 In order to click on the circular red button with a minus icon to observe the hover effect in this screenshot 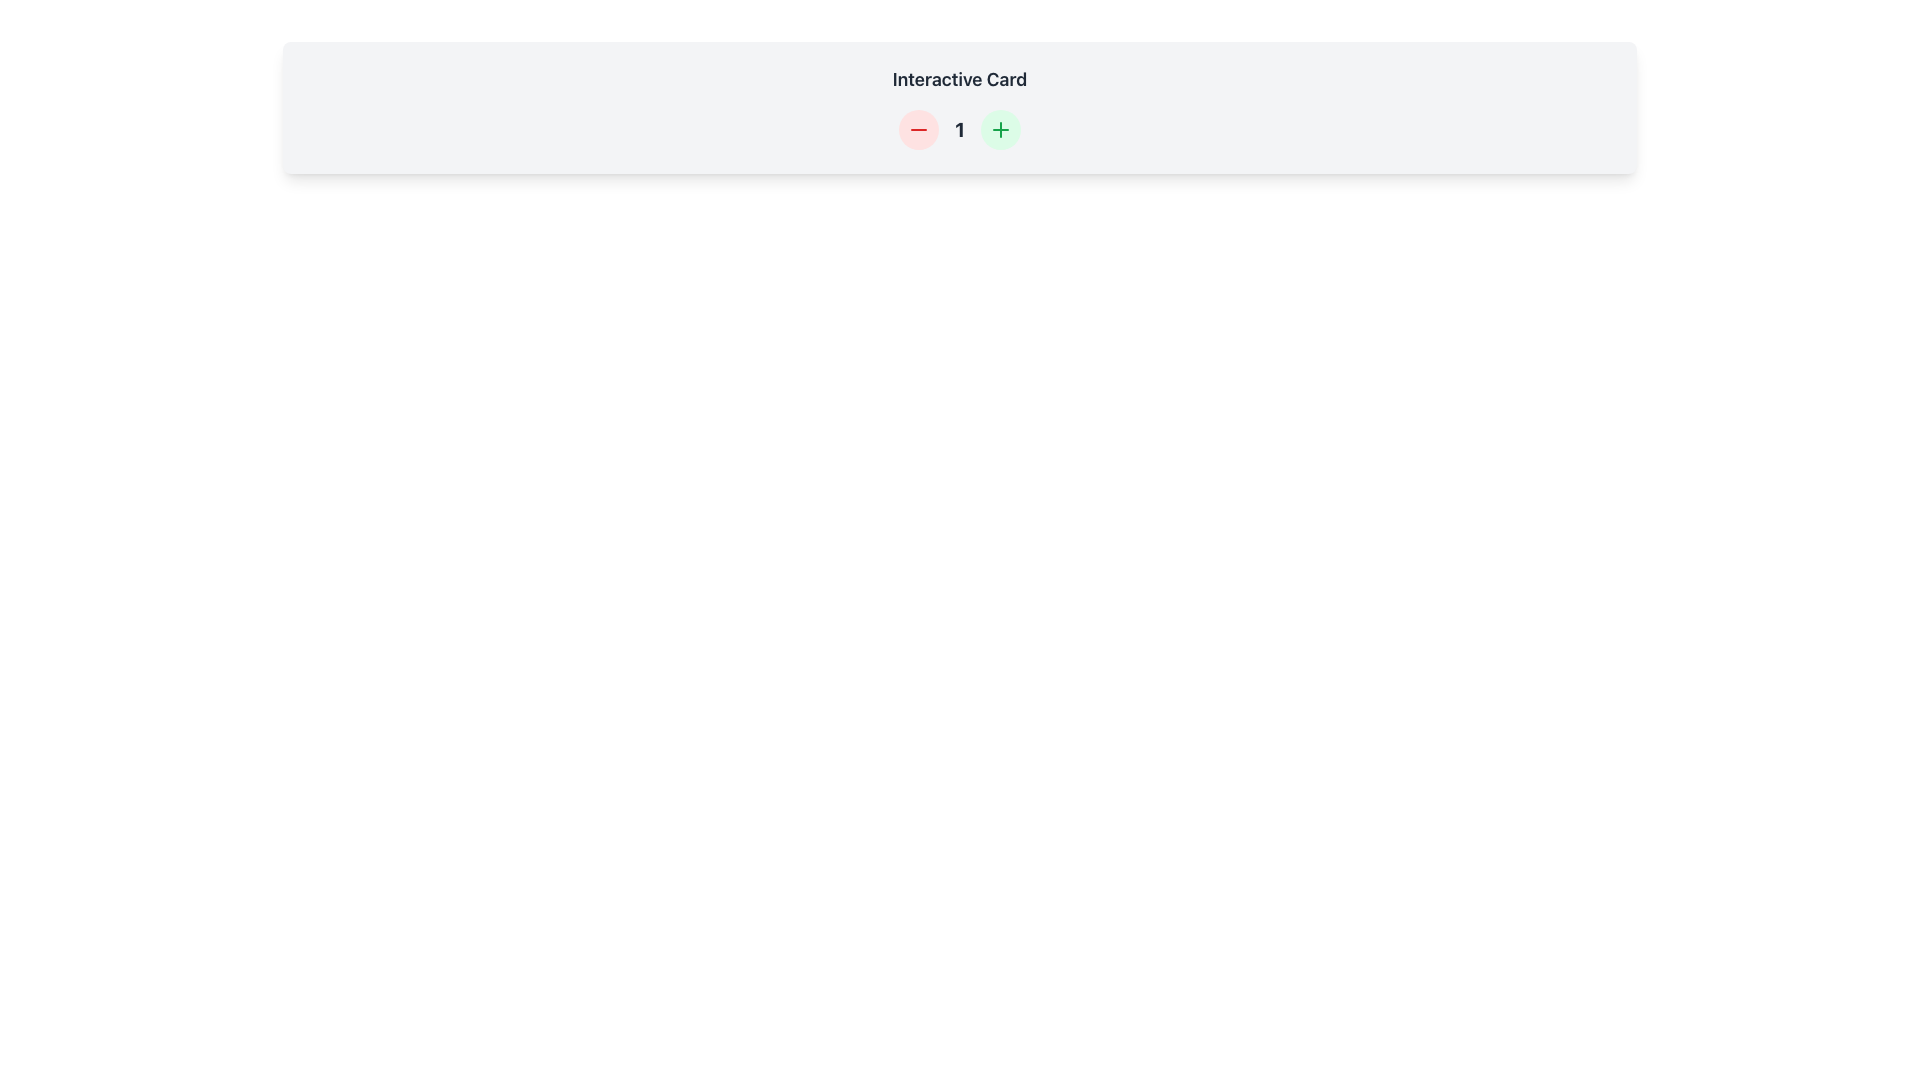, I will do `click(918, 130)`.